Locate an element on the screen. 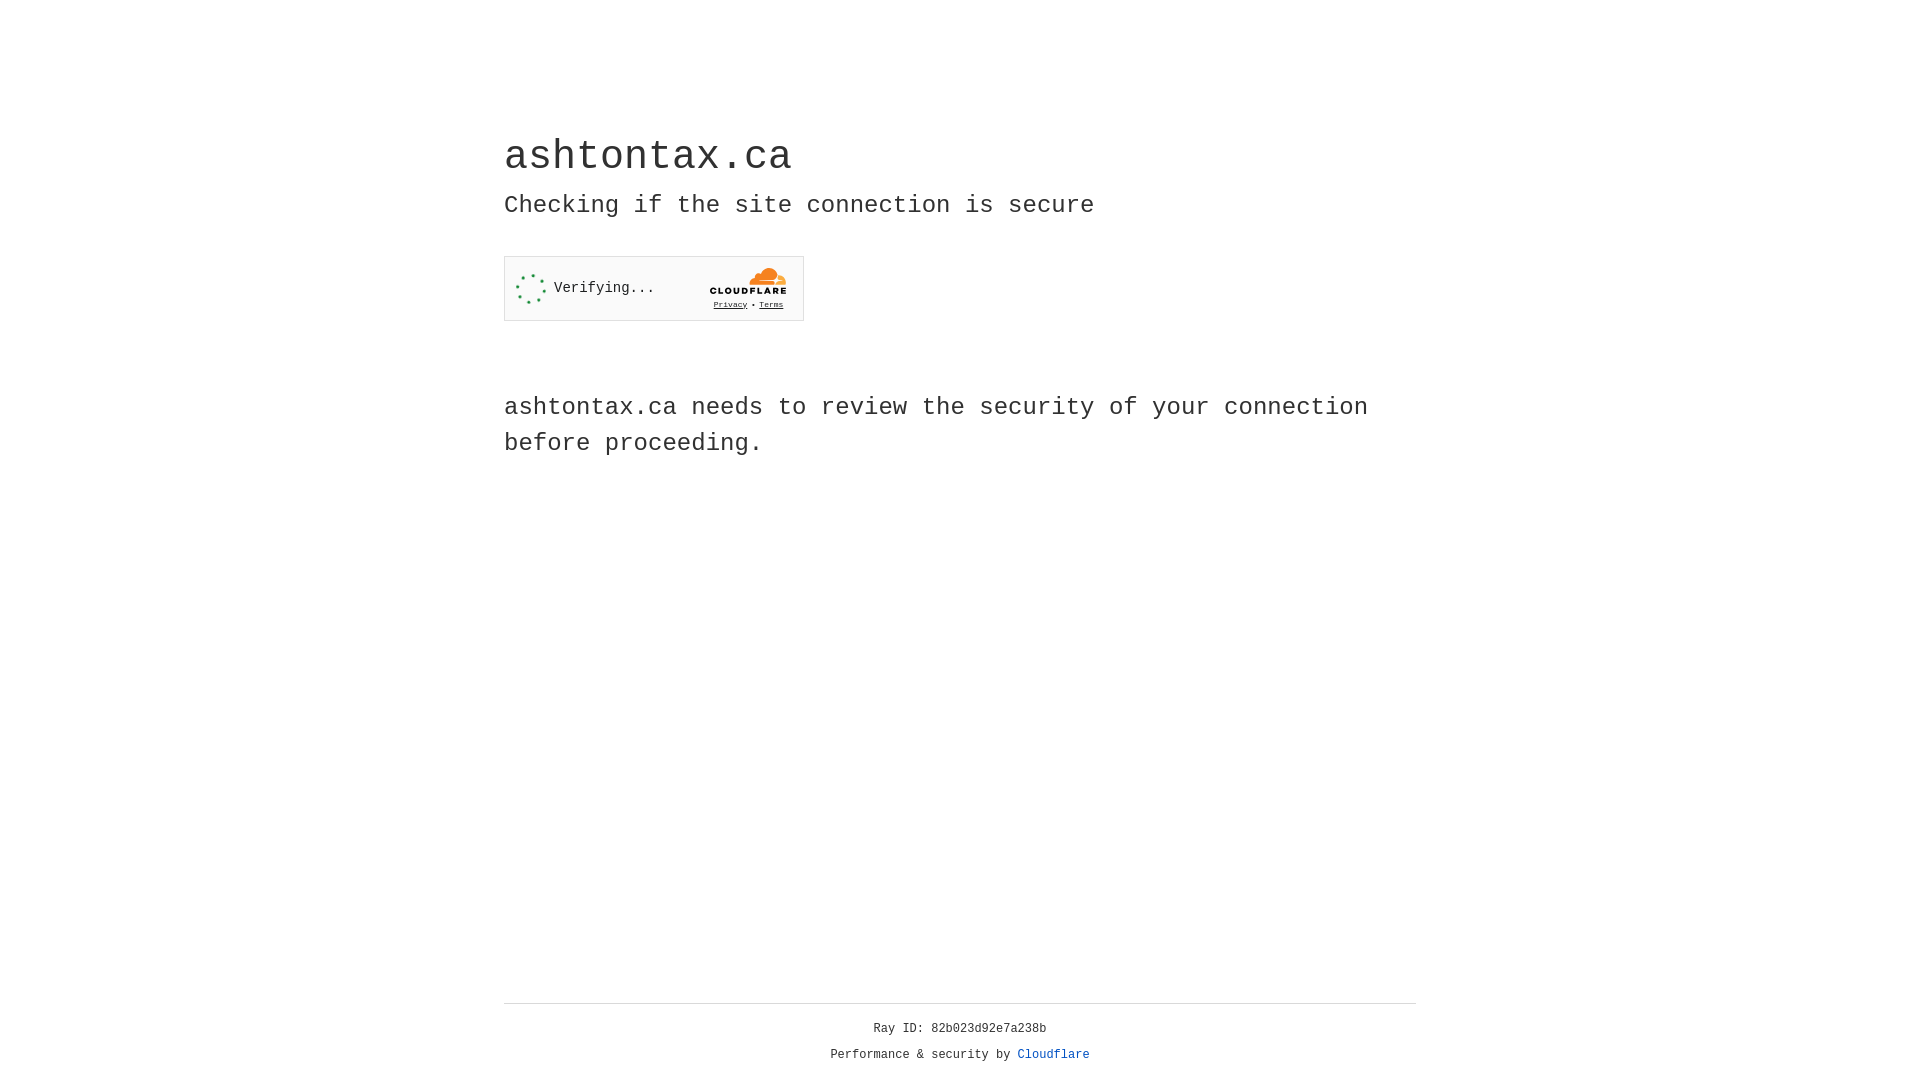 The height and width of the screenshot is (1080, 1920). 'Widget containing a Cloudflare security challenge' is located at coordinates (653, 288).